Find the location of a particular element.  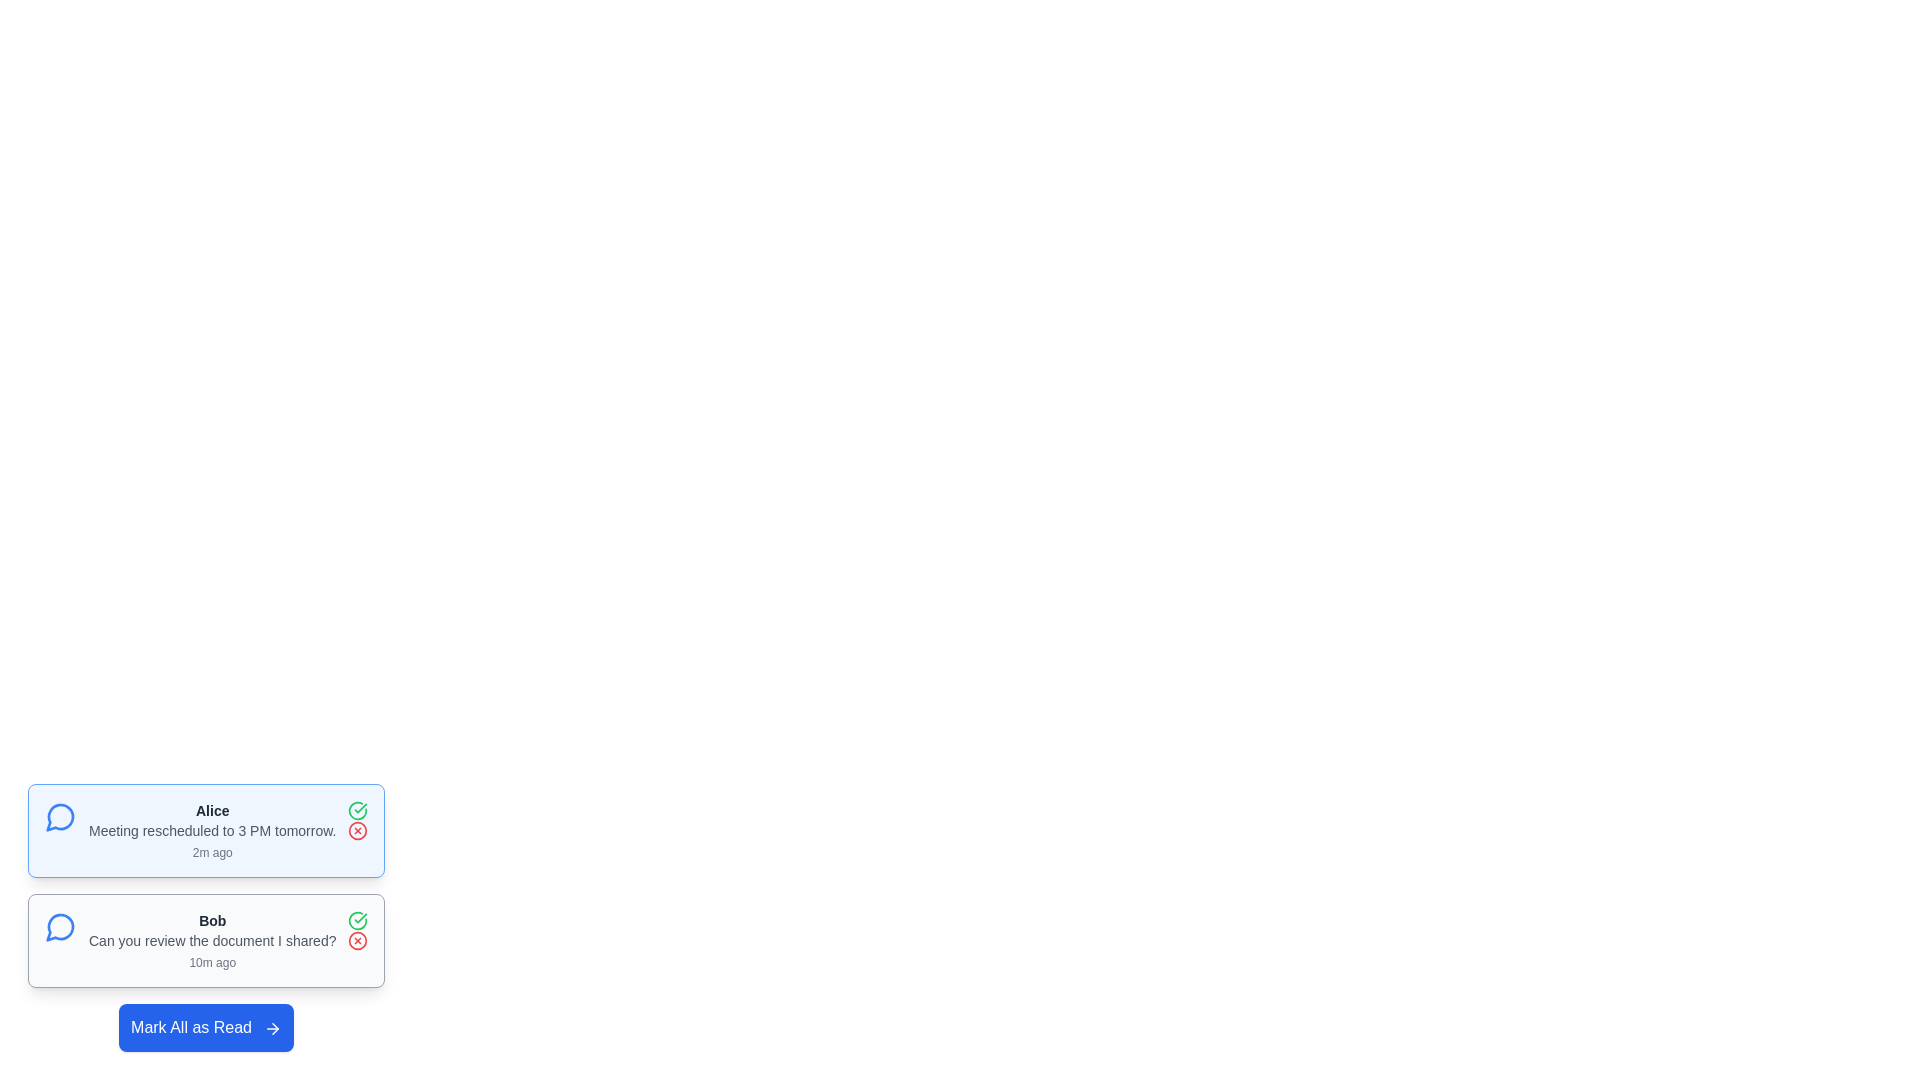

the check icon to provide feedback is located at coordinates (358, 810).